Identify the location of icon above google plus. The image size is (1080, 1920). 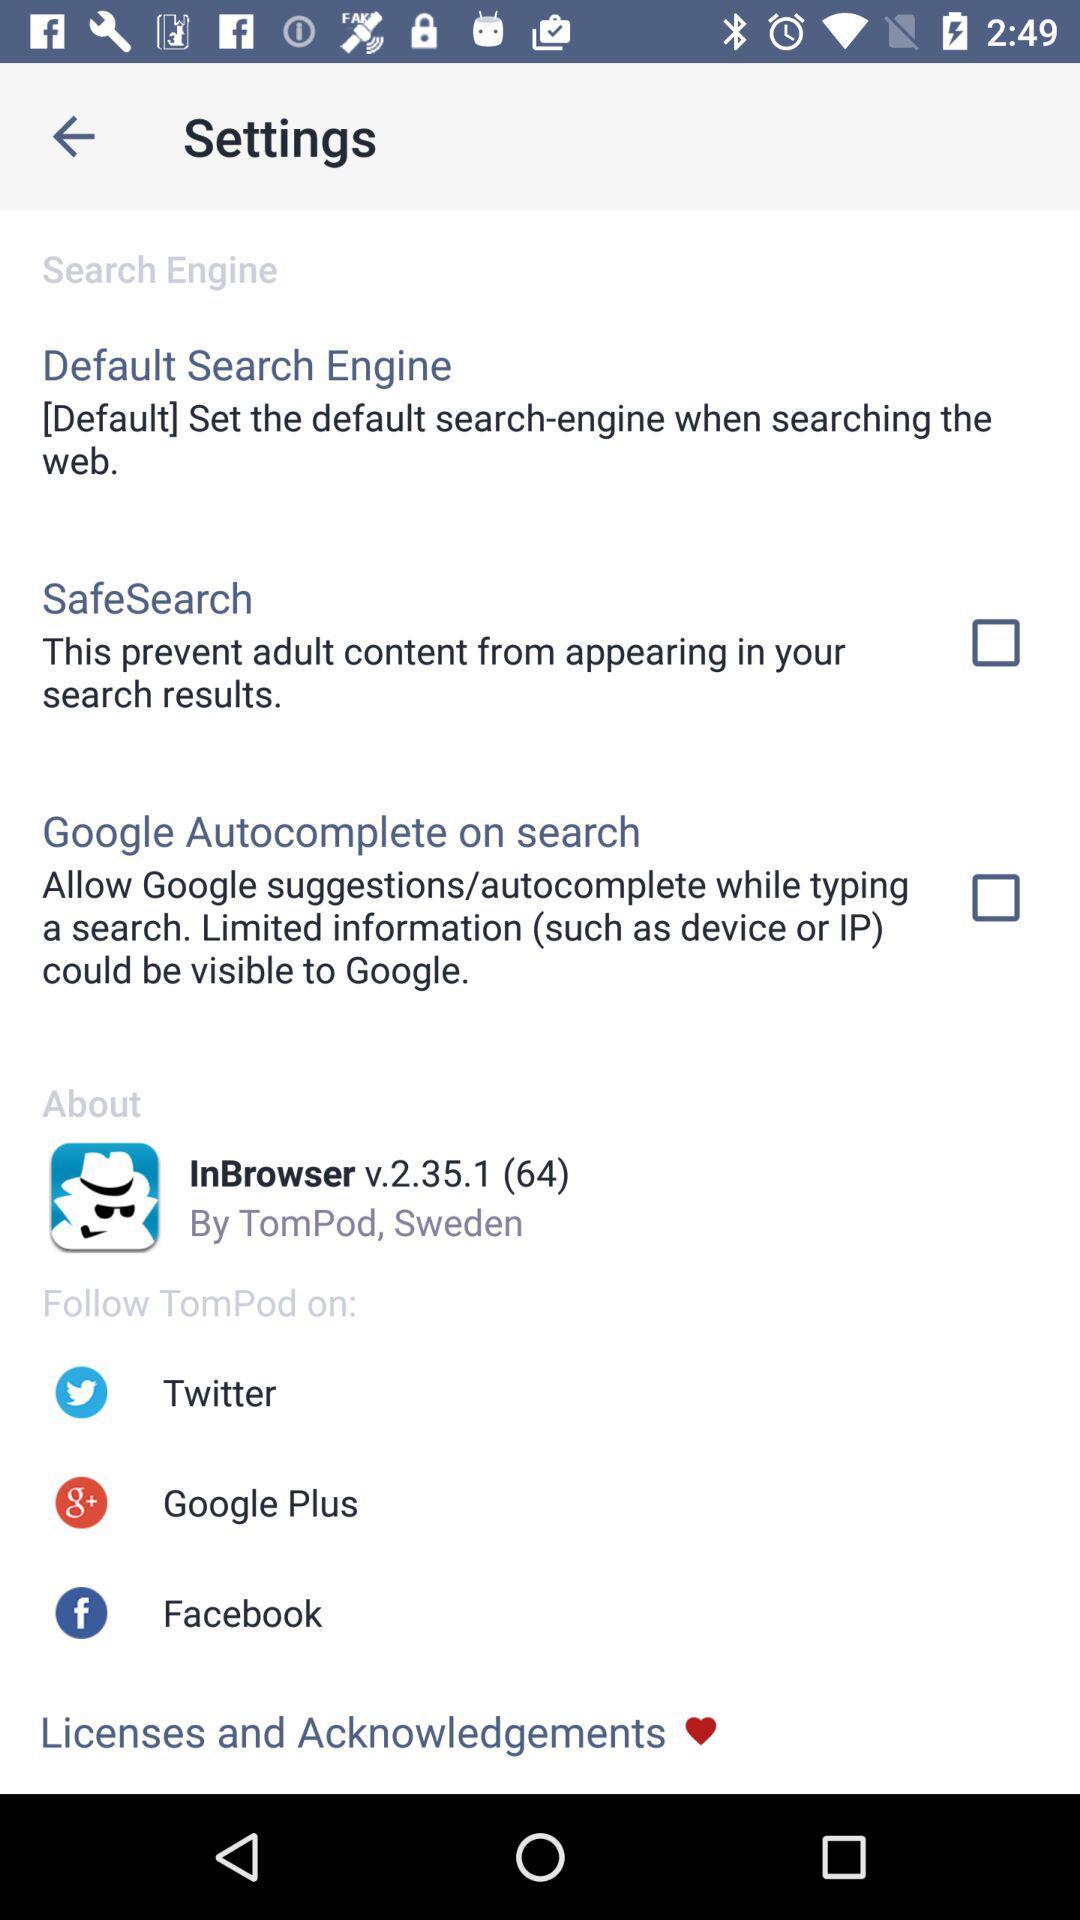
(219, 1391).